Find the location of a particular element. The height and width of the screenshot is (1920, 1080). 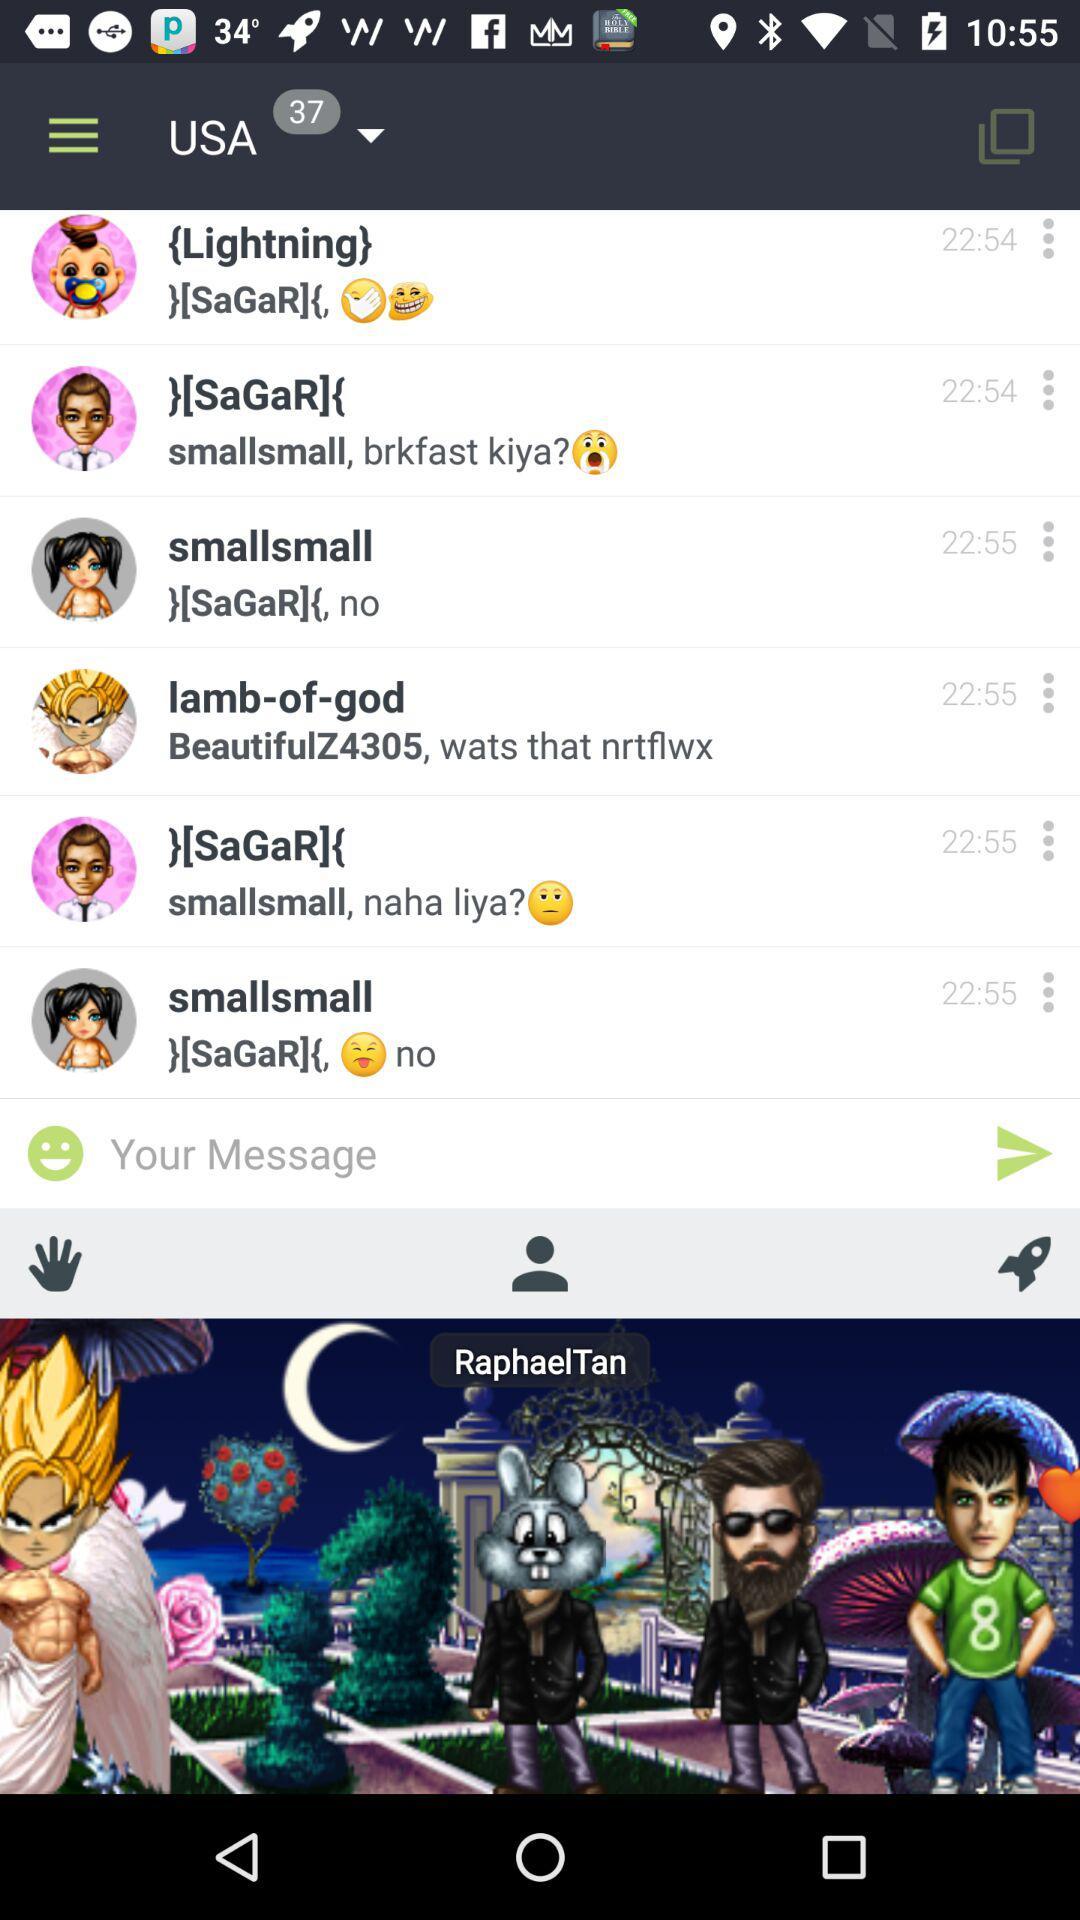

open friend list is located at coordinates (538, 1262).